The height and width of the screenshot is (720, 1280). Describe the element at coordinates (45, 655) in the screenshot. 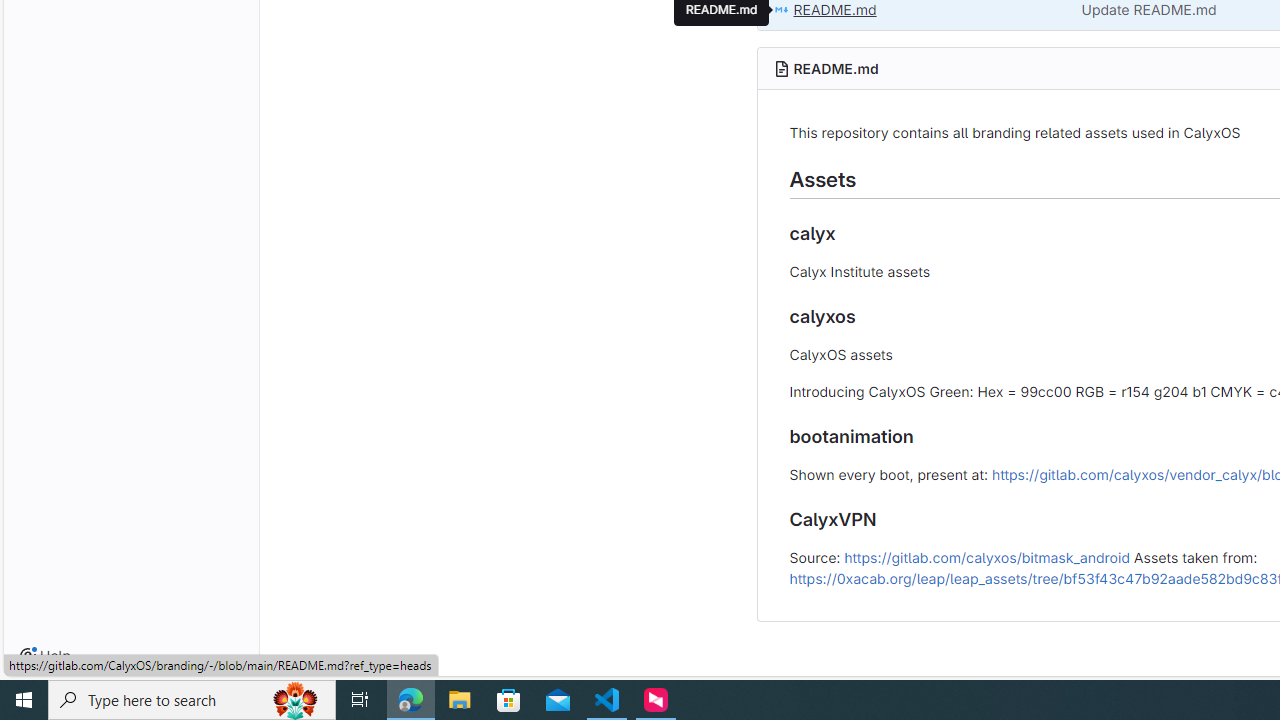

I see `'Help'` at that location.